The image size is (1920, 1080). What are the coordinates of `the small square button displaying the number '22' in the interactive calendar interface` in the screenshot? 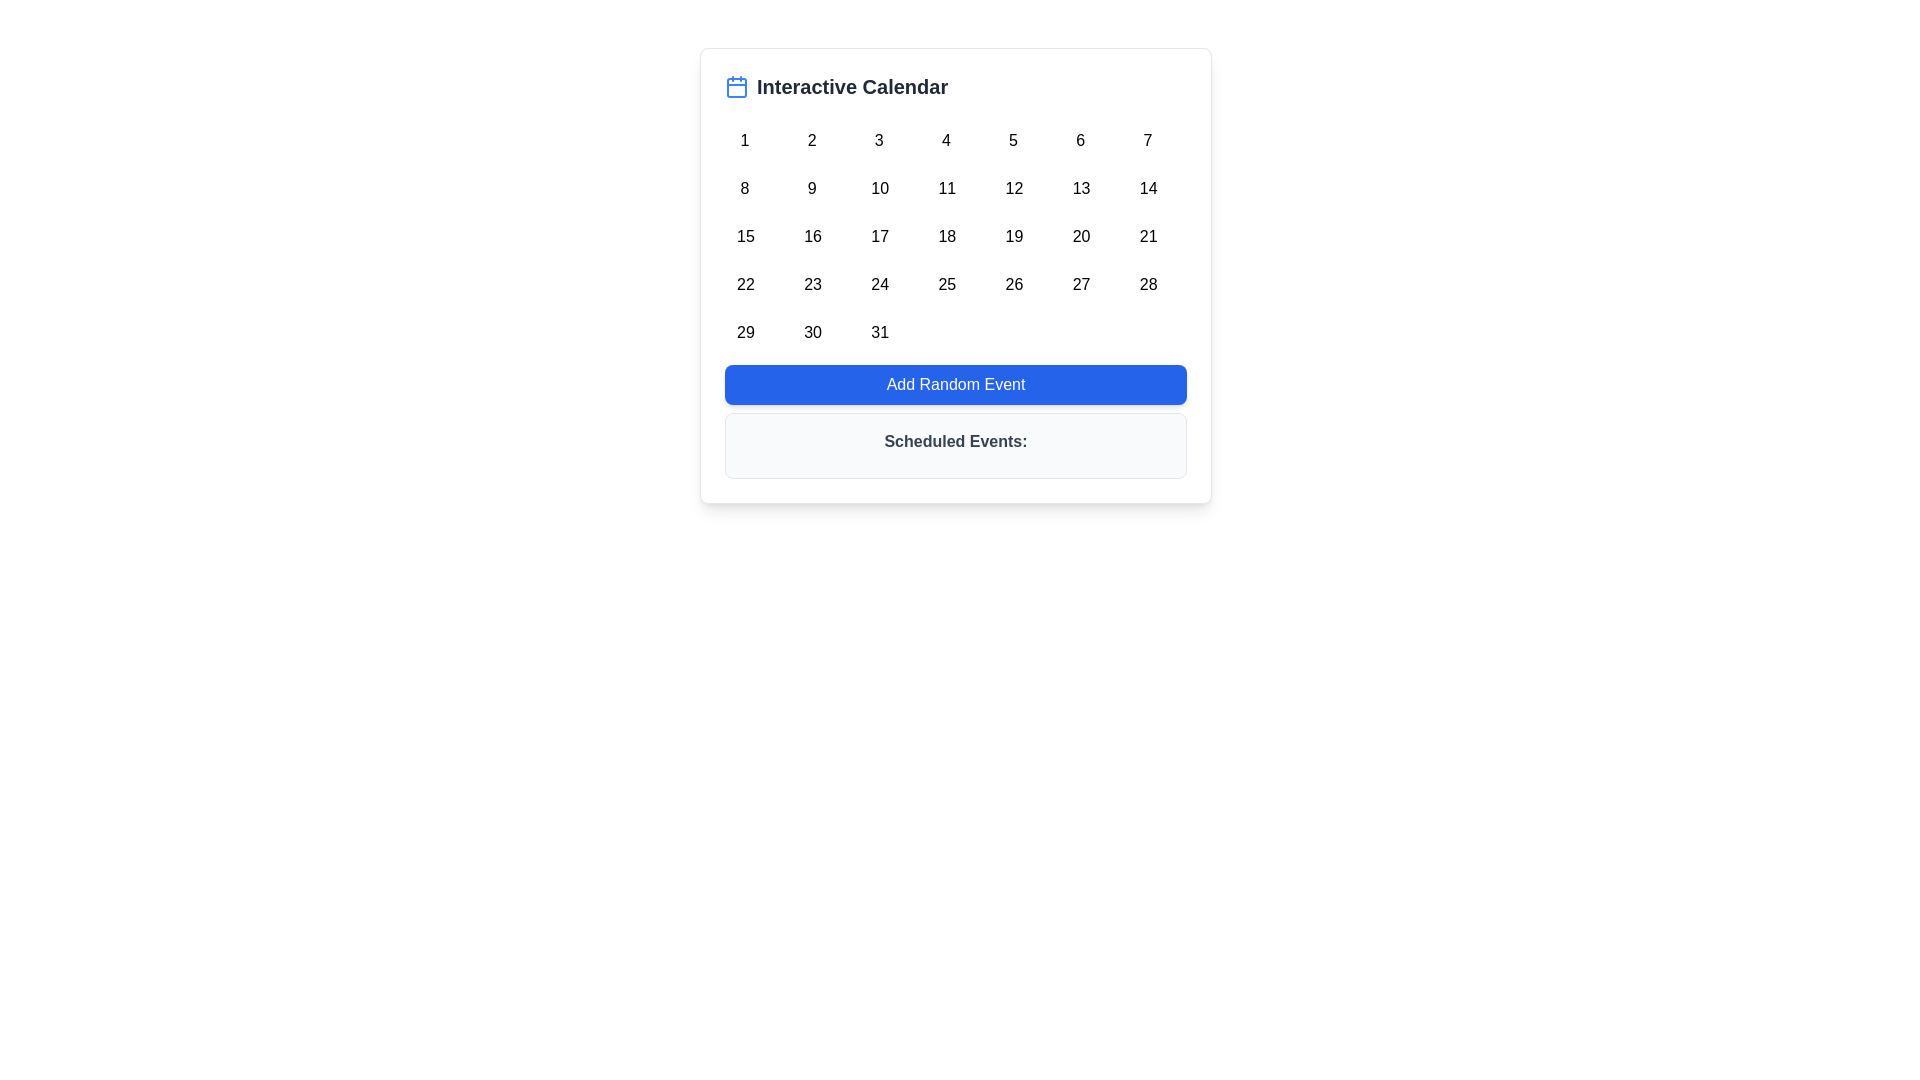 It's located at (743, 281).